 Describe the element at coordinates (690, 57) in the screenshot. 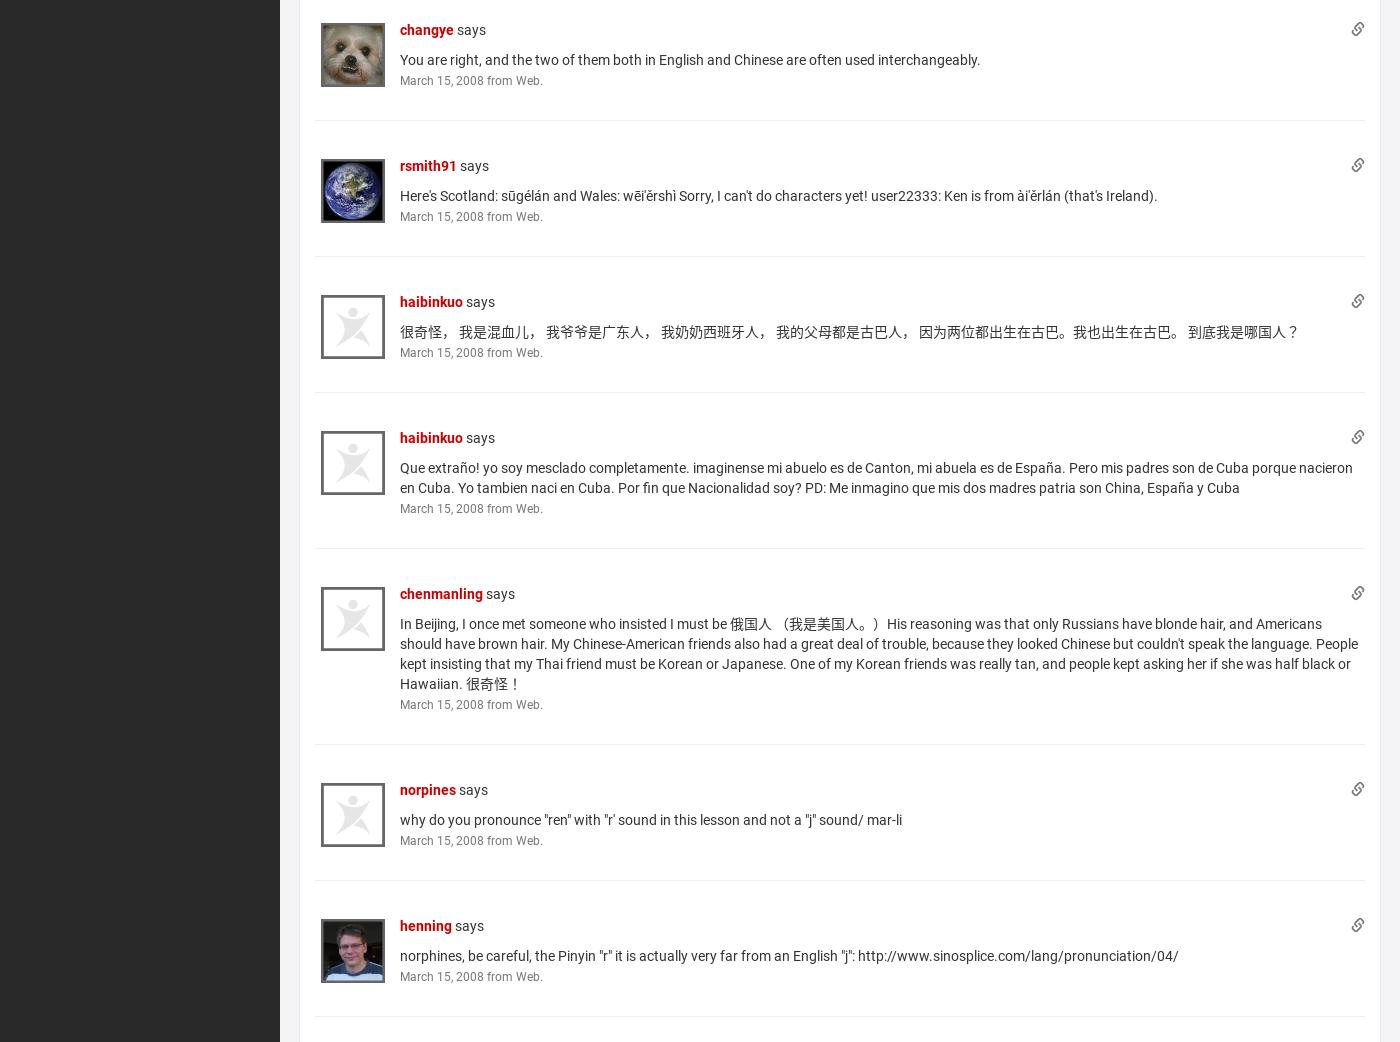

I see `'You are right, and 
the two of them both in
English and Chinese are 
often used interchangeably.'` at that location.